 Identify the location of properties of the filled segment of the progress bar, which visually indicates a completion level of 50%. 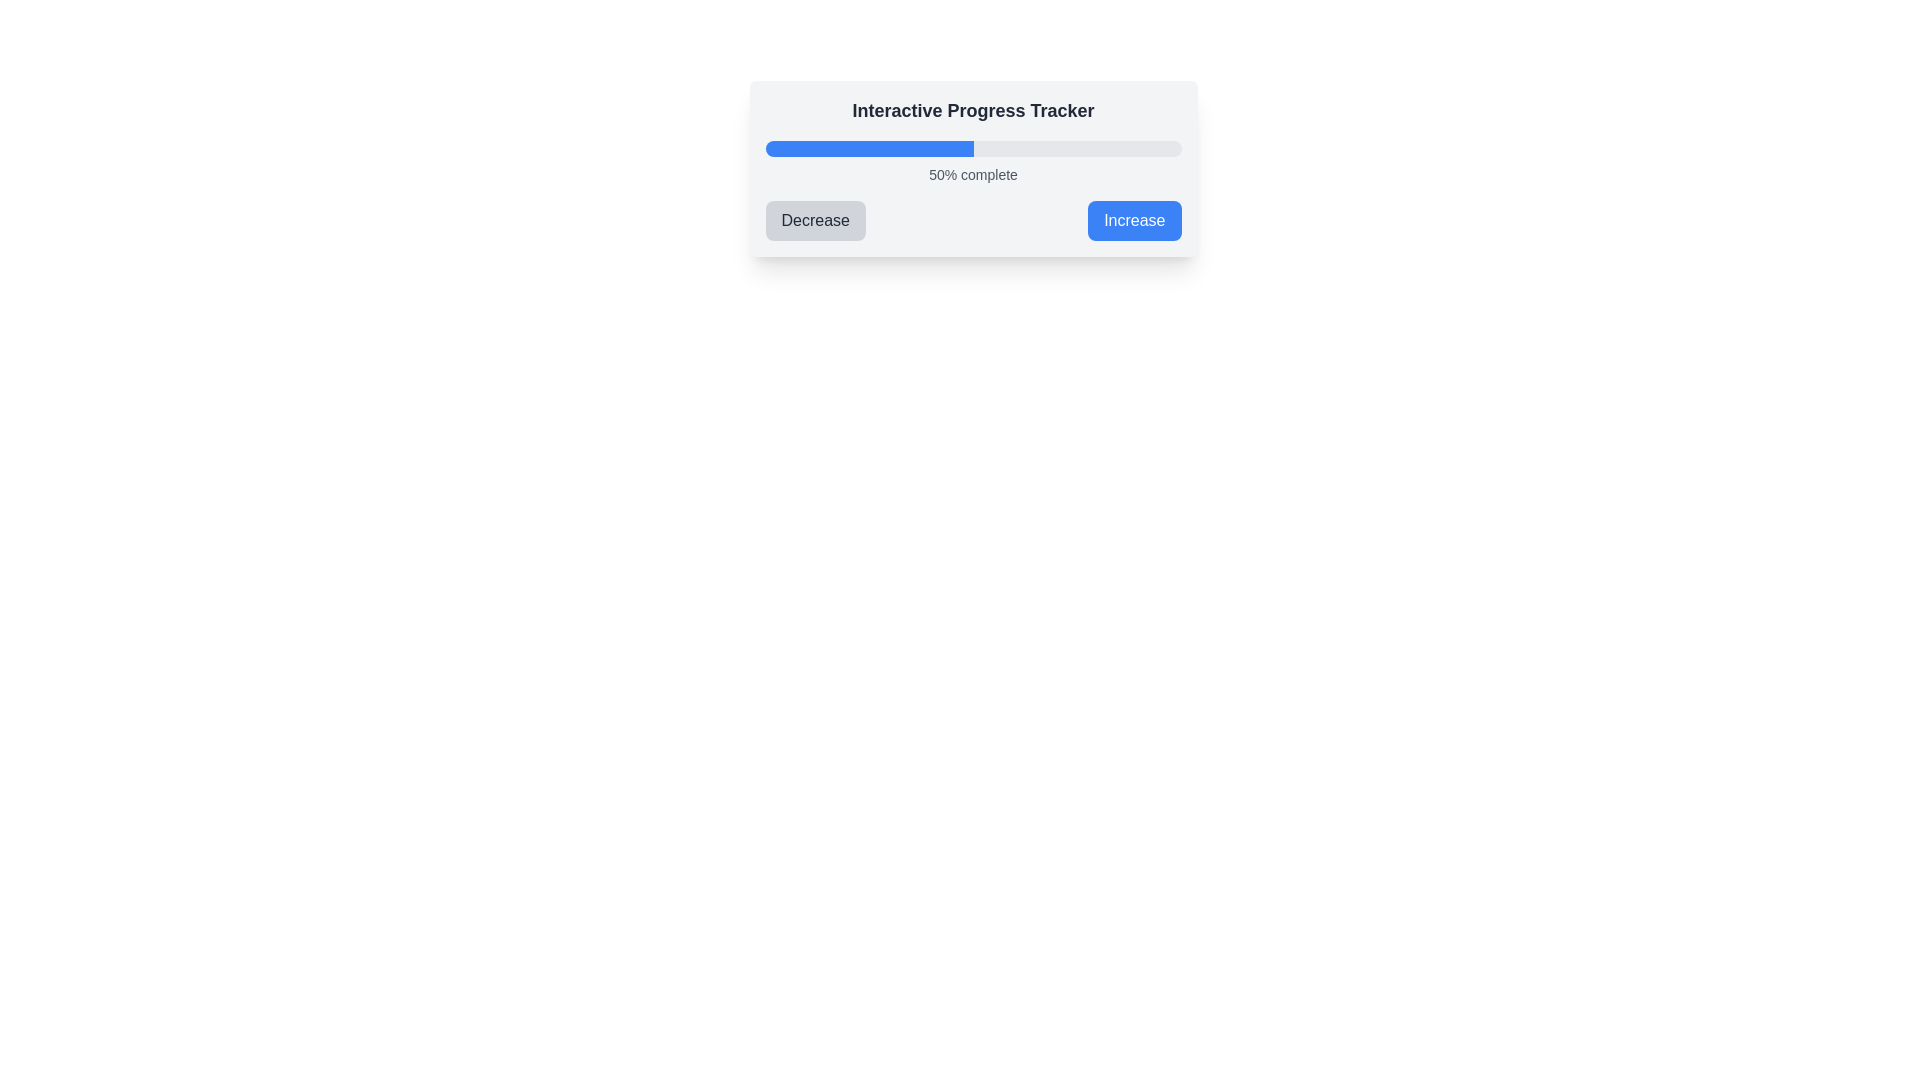
(869, 148).